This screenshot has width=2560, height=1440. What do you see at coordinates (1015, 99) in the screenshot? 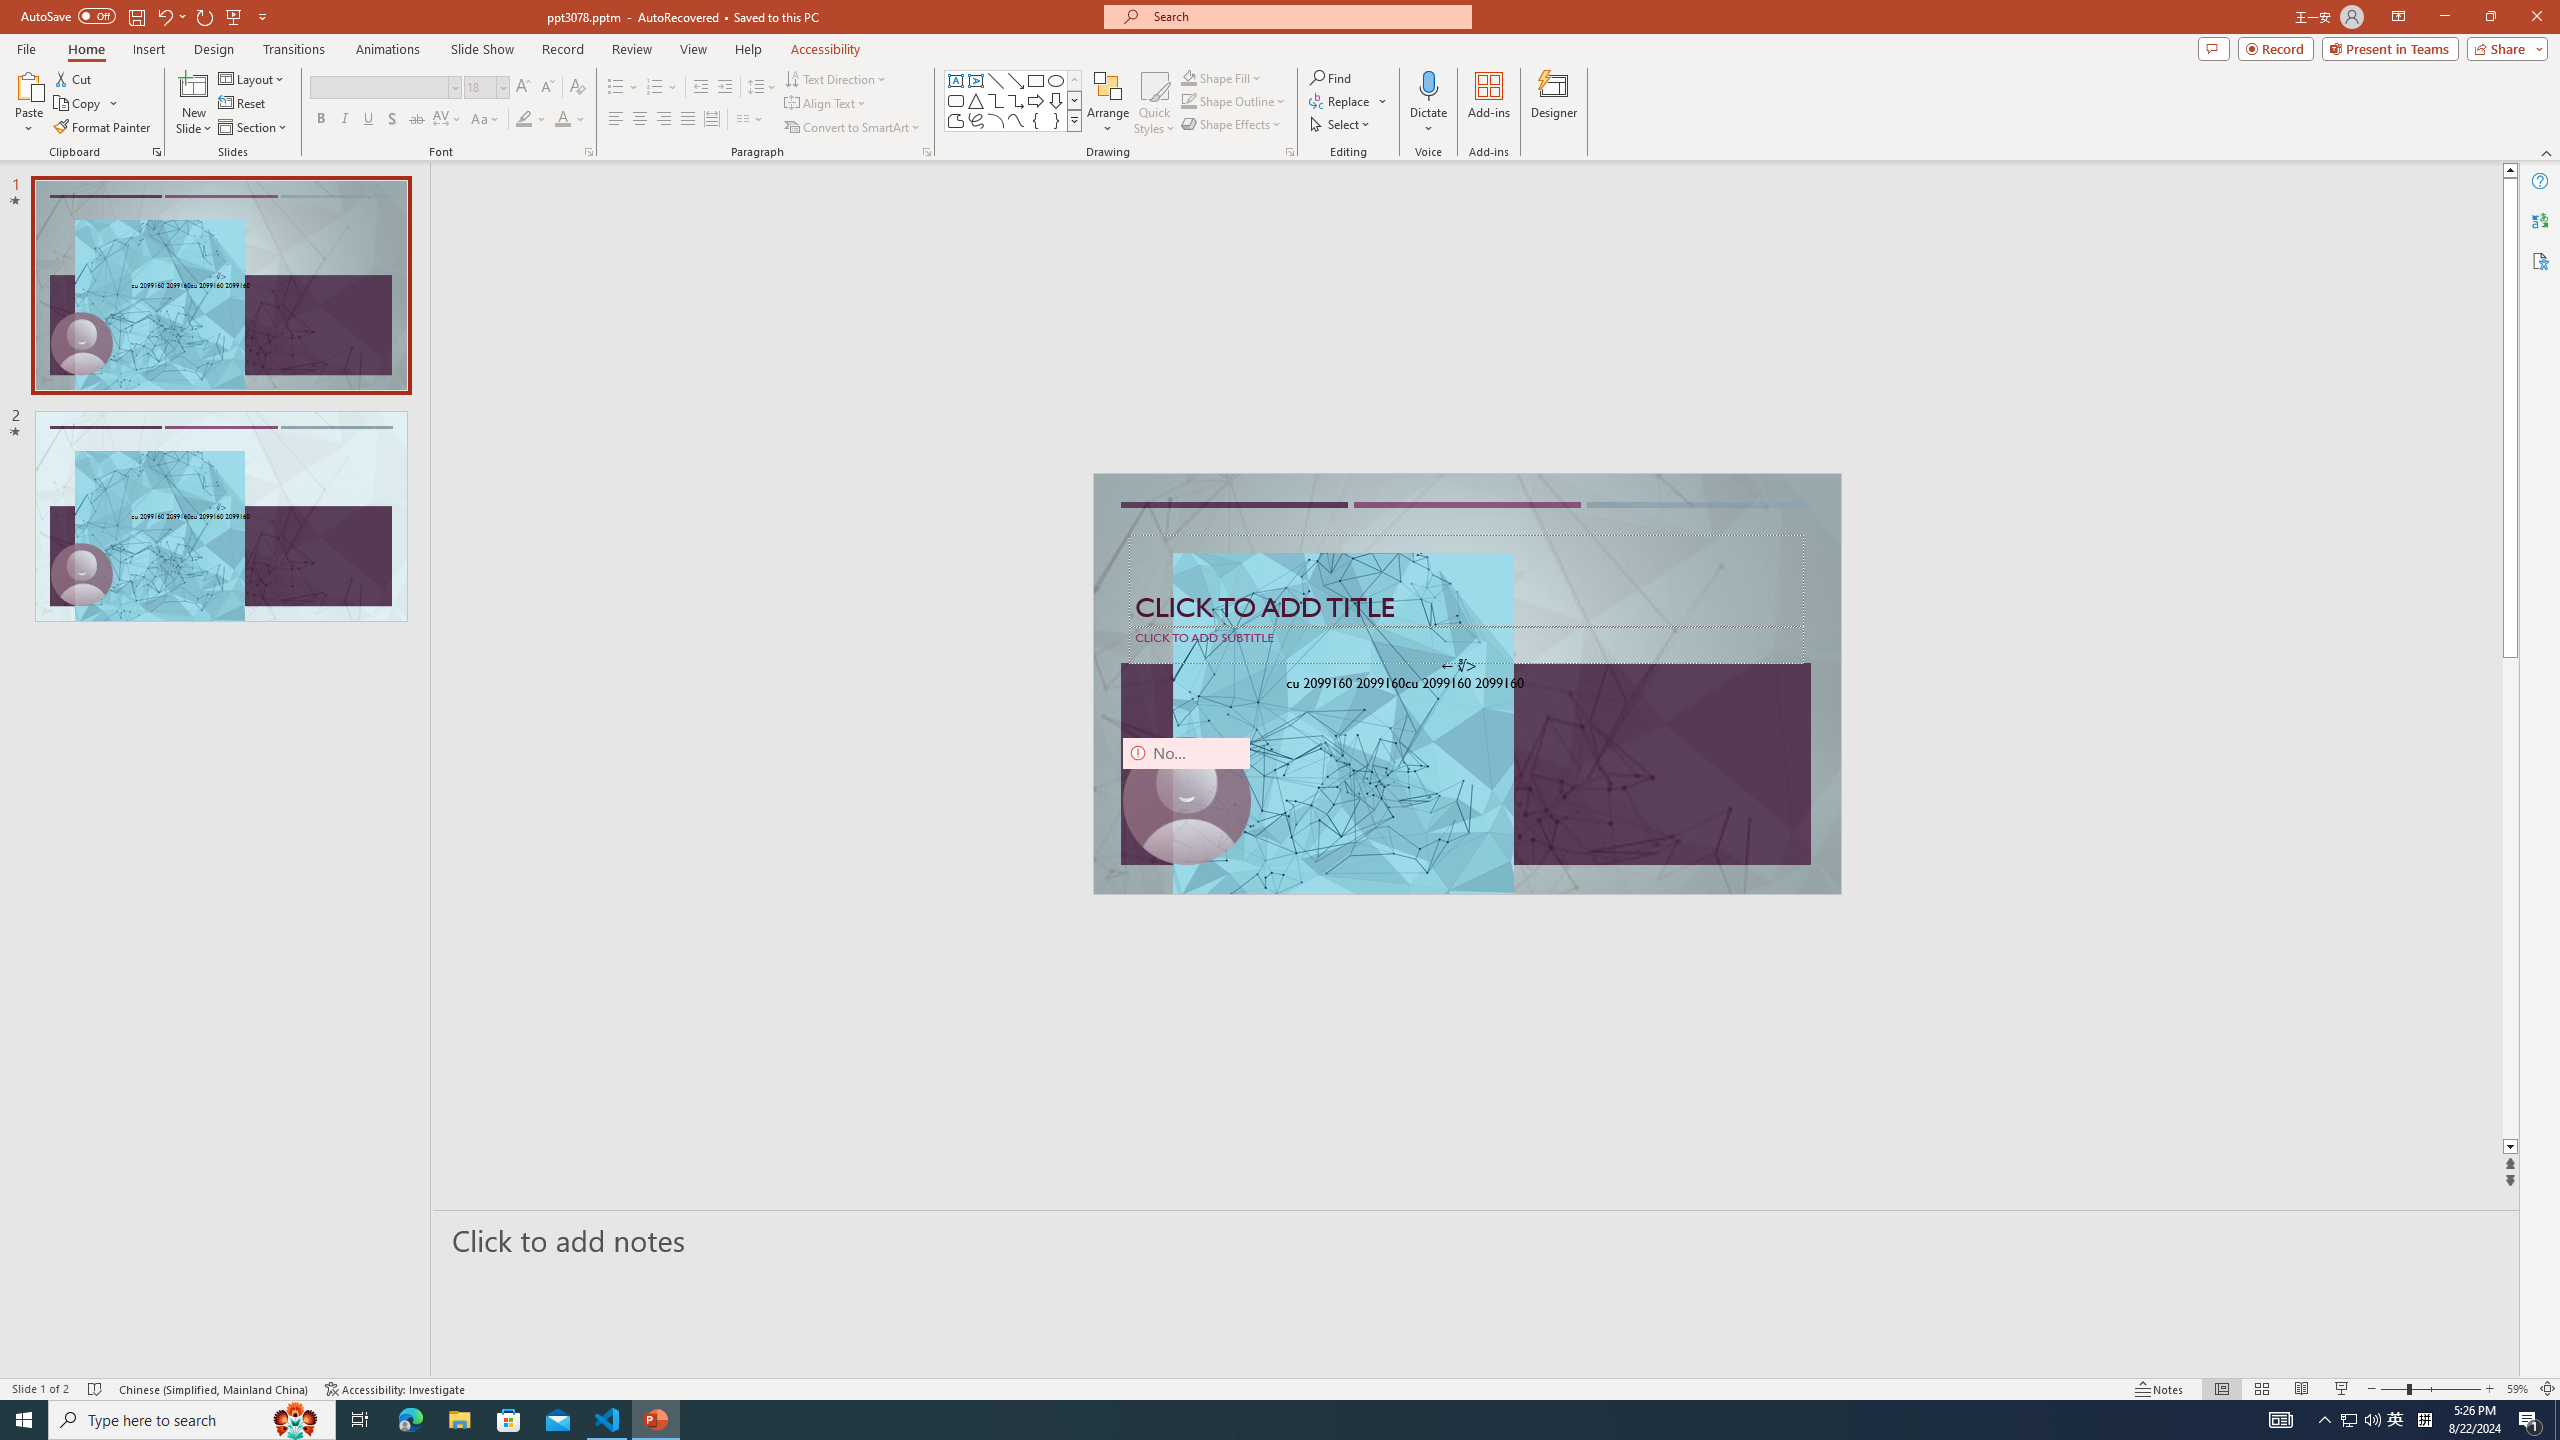
I see `'Connector: Elbow Arrow'` at bounding box center [1015, 99].